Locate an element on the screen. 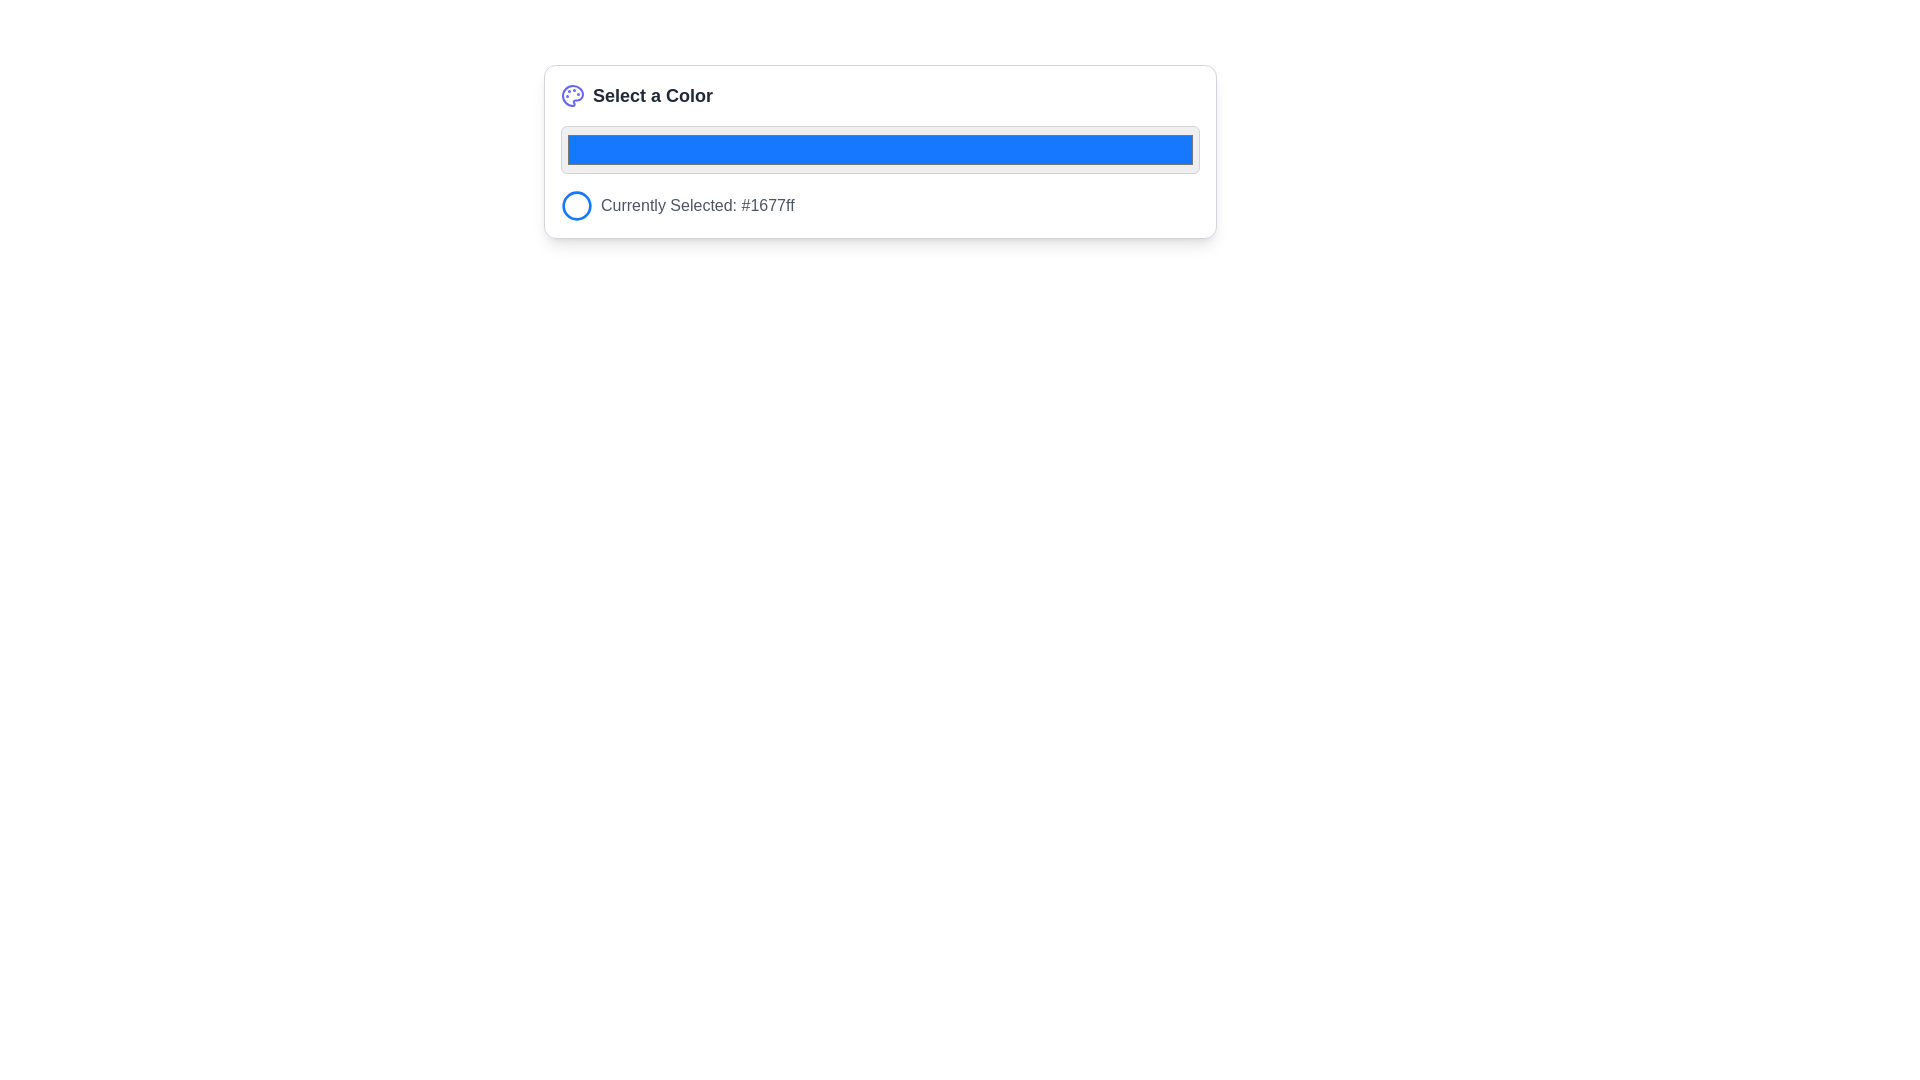  the decorative icon representing color selection in the header of the 'Select a Color' section is located at coordinates (571, 96).